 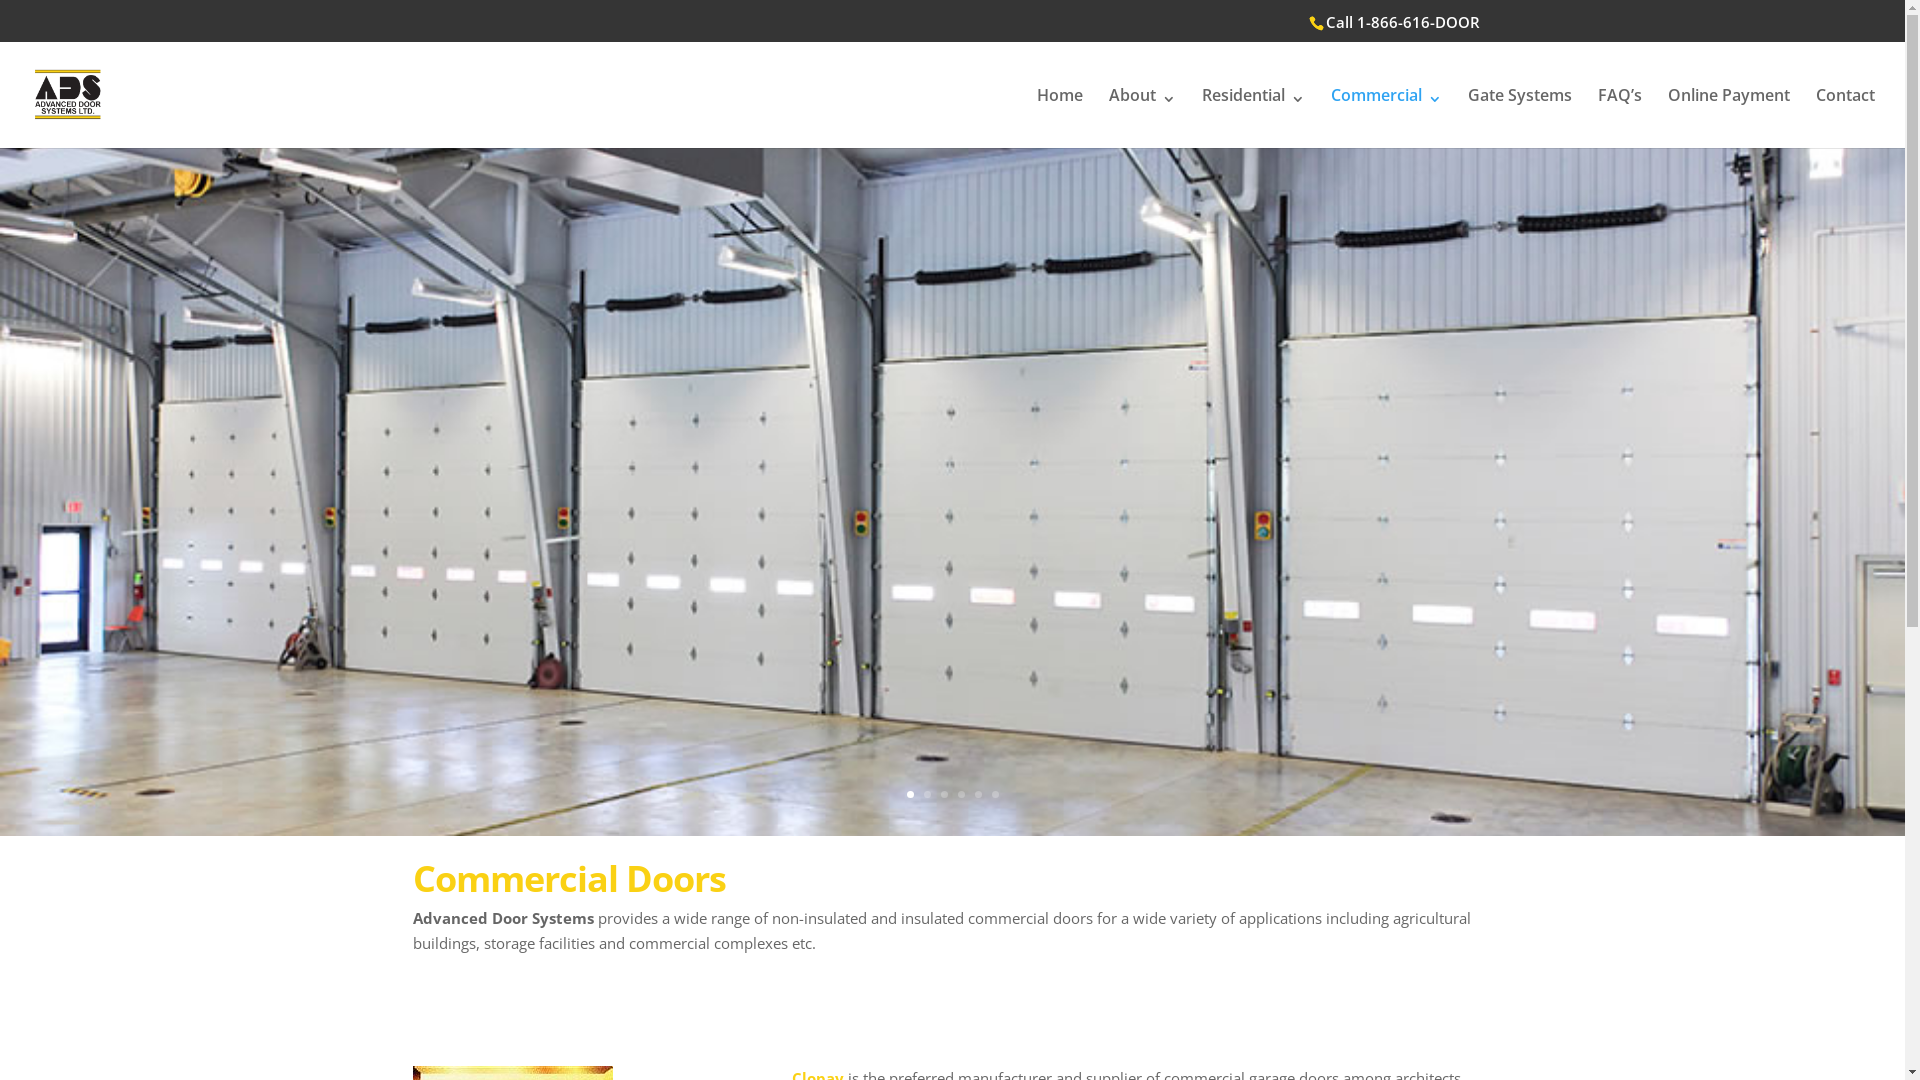 What do you see at coordinates (1142, 118) in the screenshot?
I see `'About'` at bounding box center [1142, 118].